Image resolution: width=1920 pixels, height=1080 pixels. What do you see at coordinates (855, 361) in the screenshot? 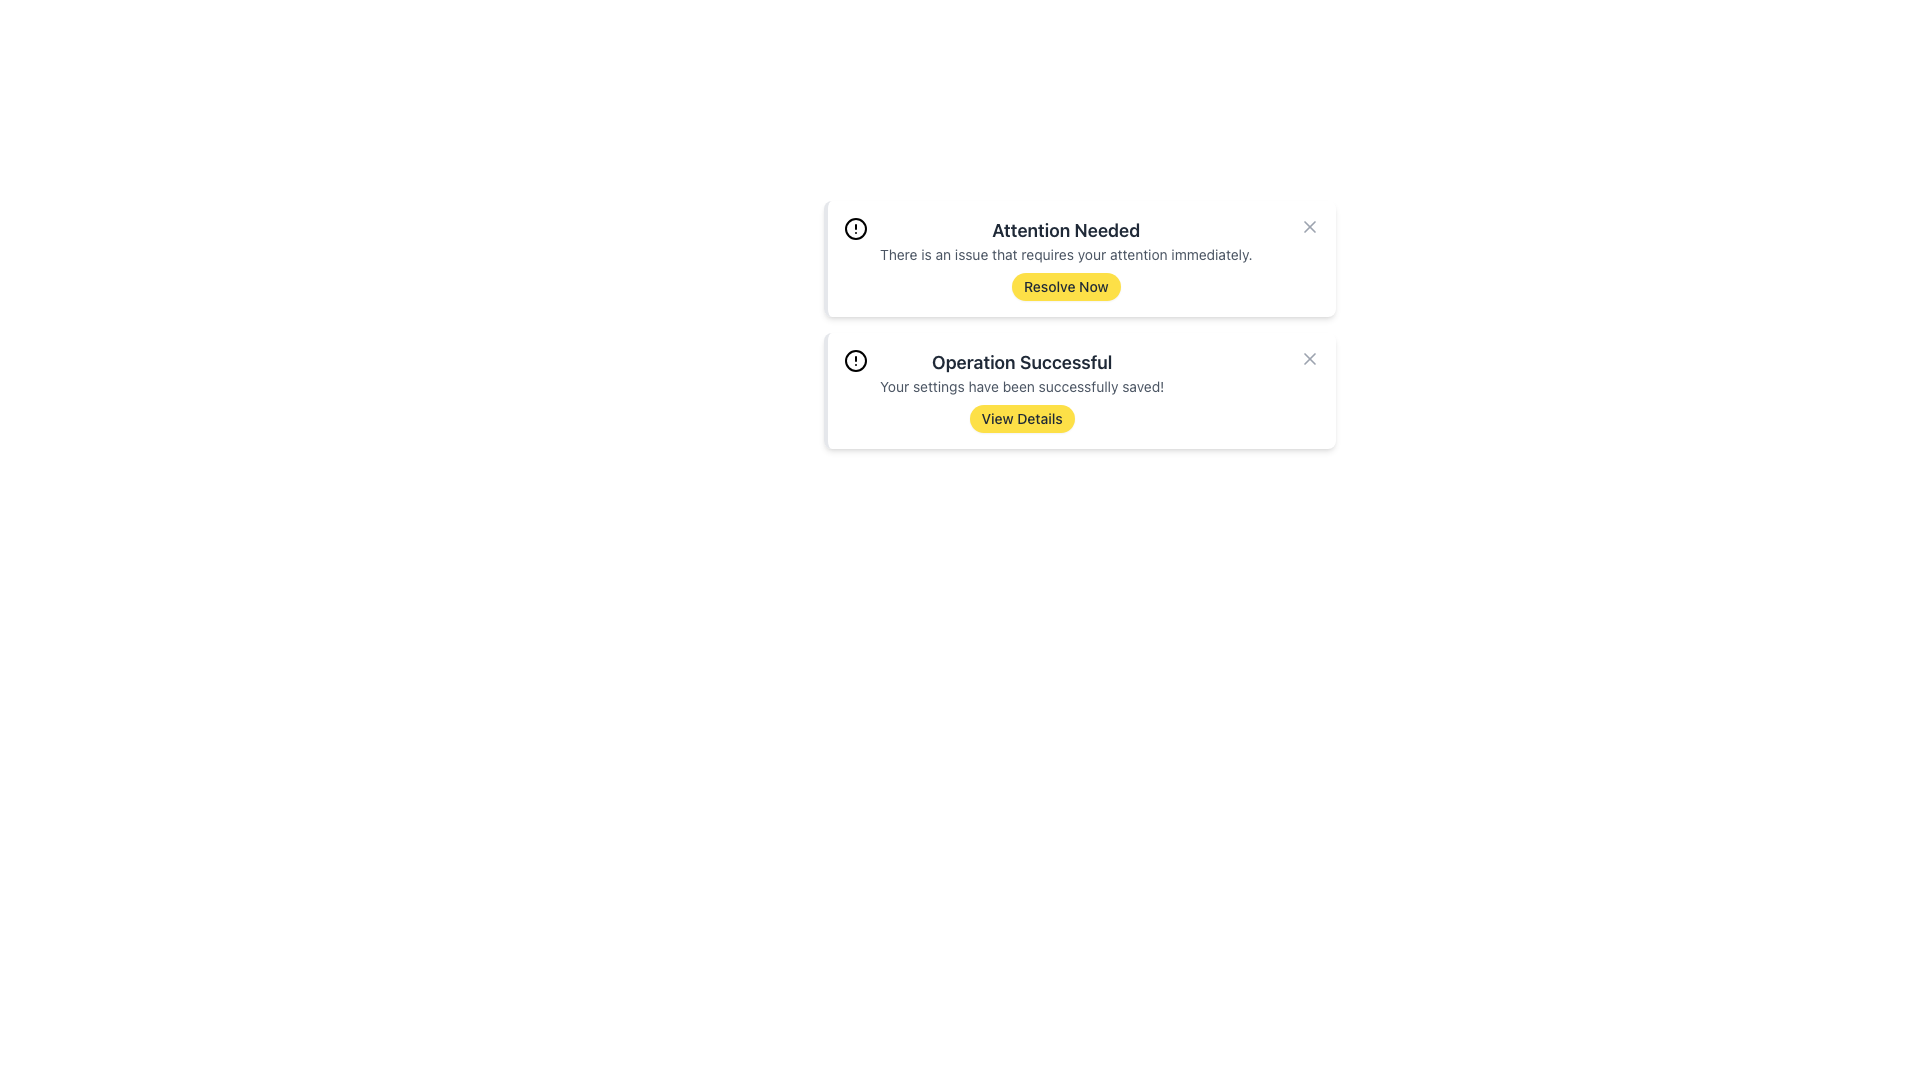
I see `the SVG Circle Element that signifies 'Operation Successful' located at the center of the circular icon component in the second notification panel` at bounding box center [855, 361].